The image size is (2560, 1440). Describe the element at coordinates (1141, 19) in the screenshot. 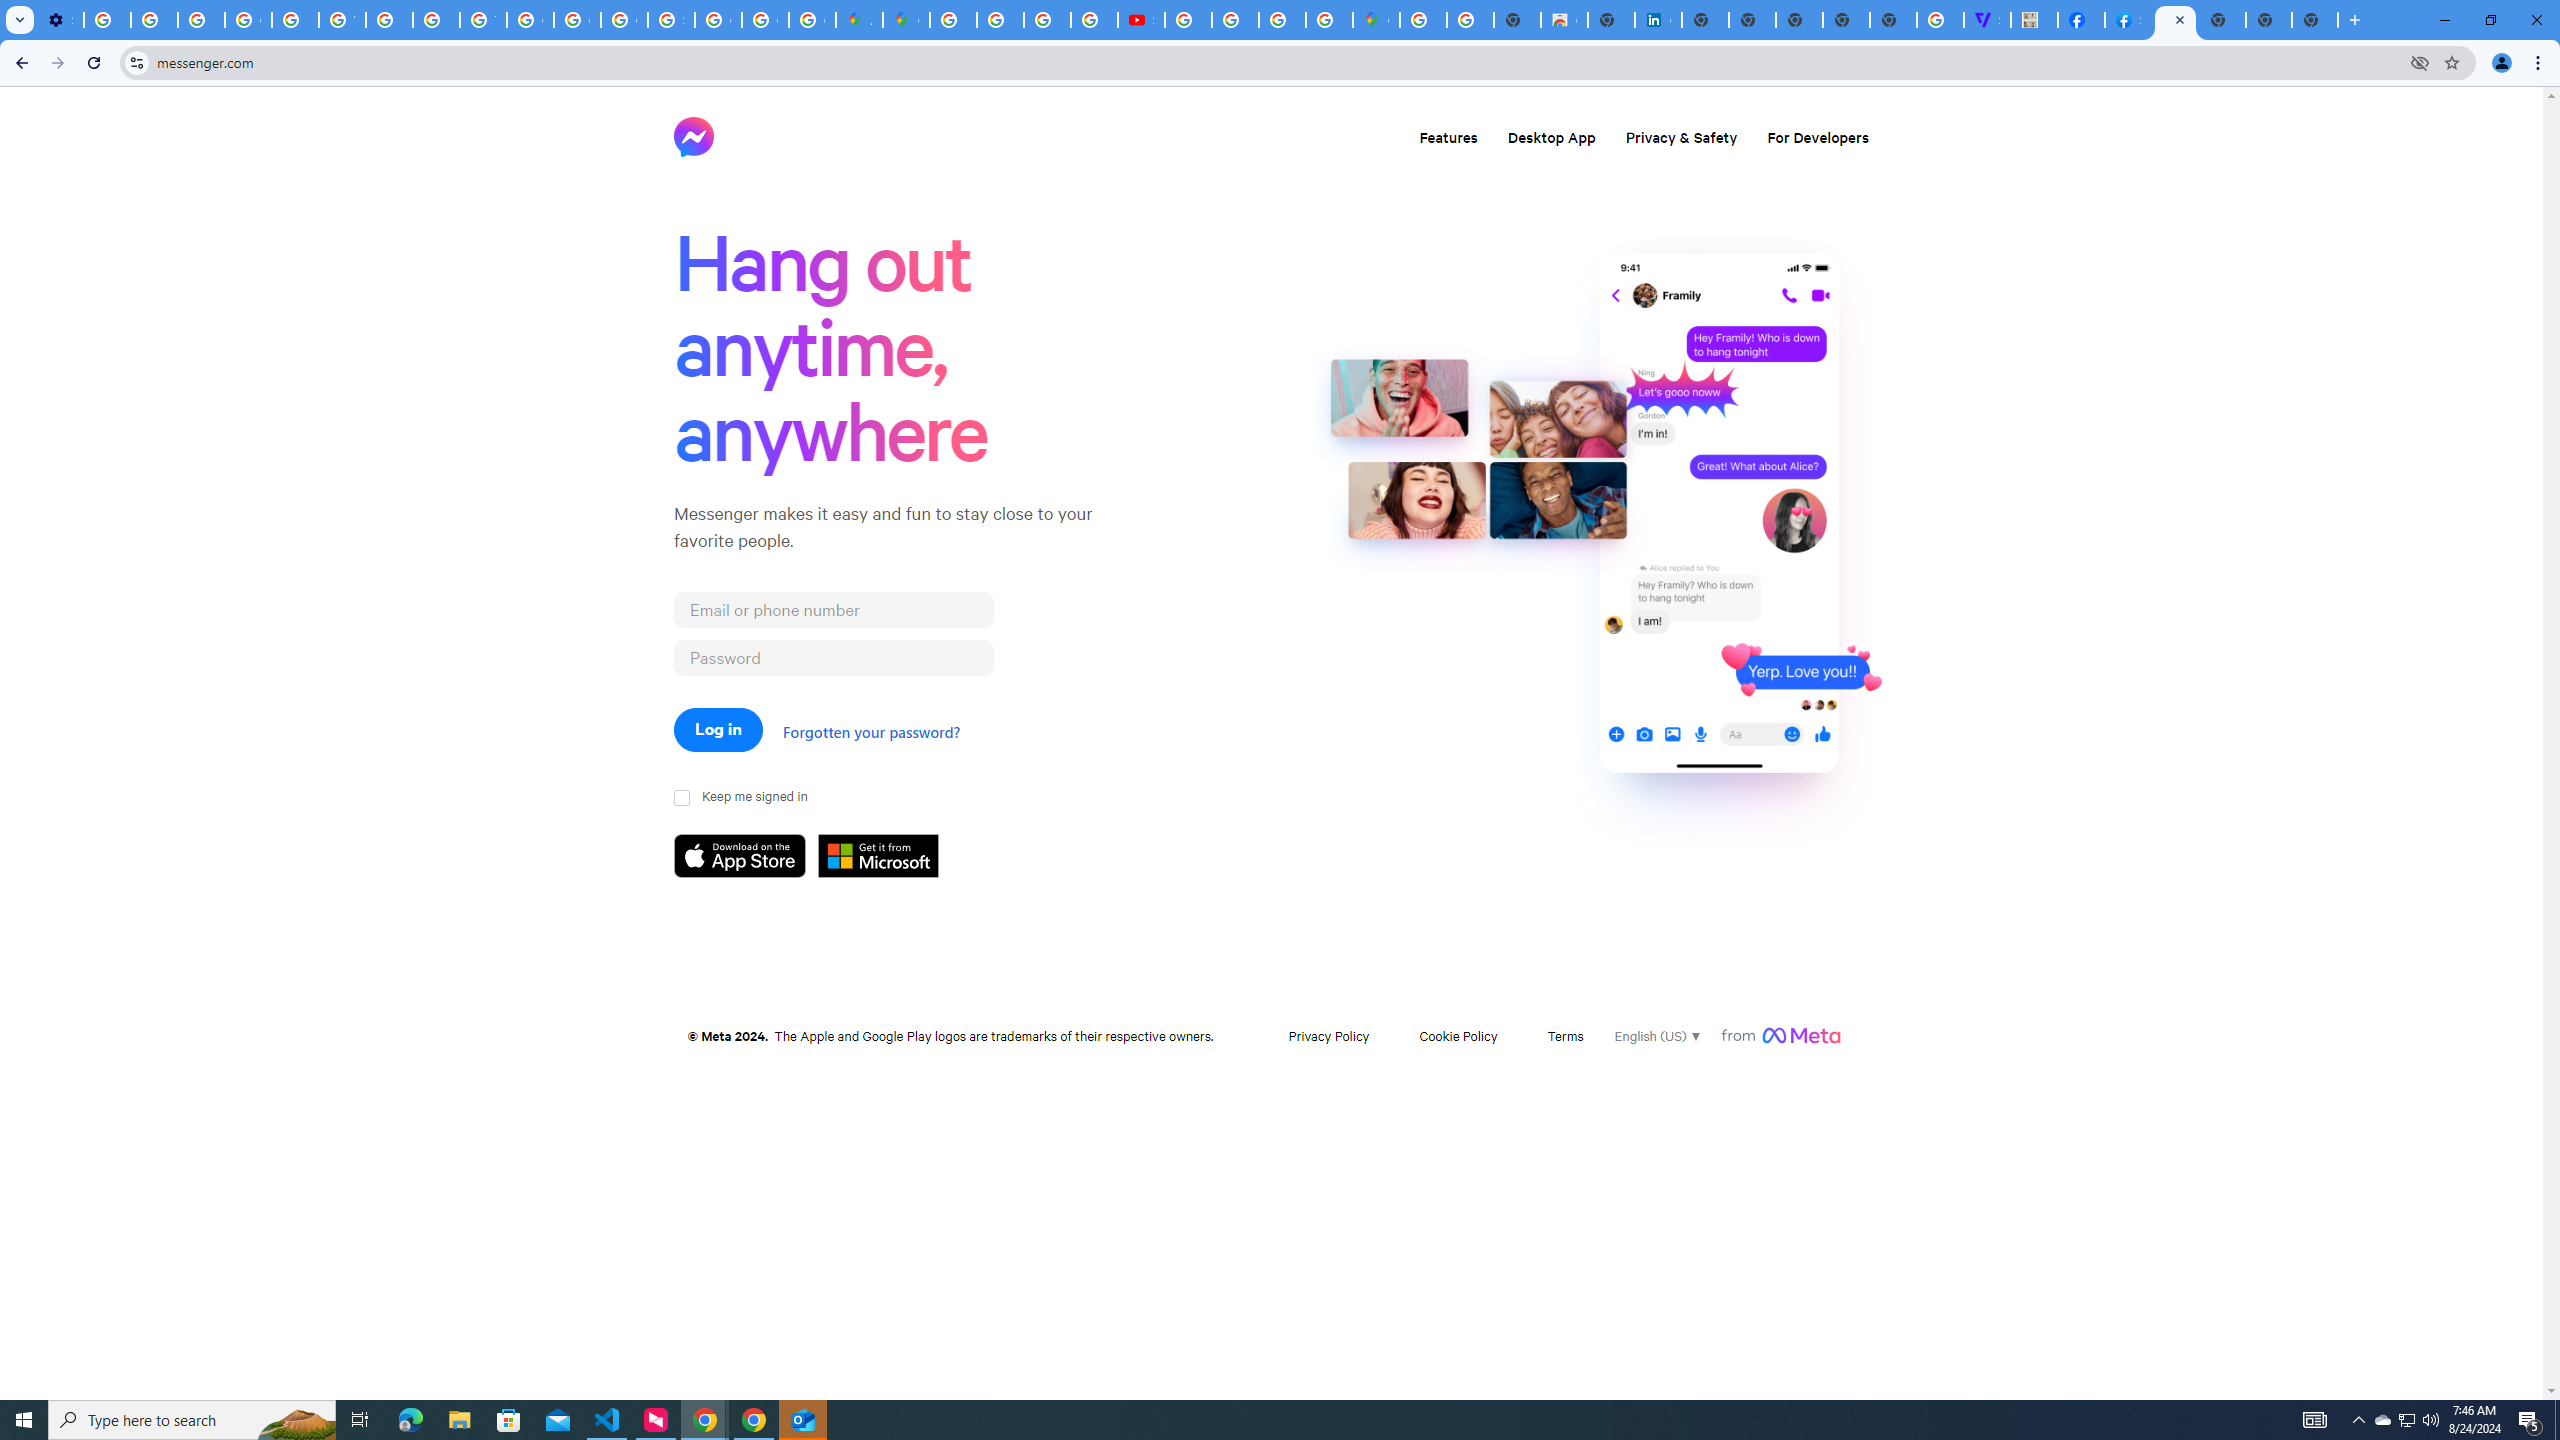

I see `'Subscriptions - YouTube'` at that location.